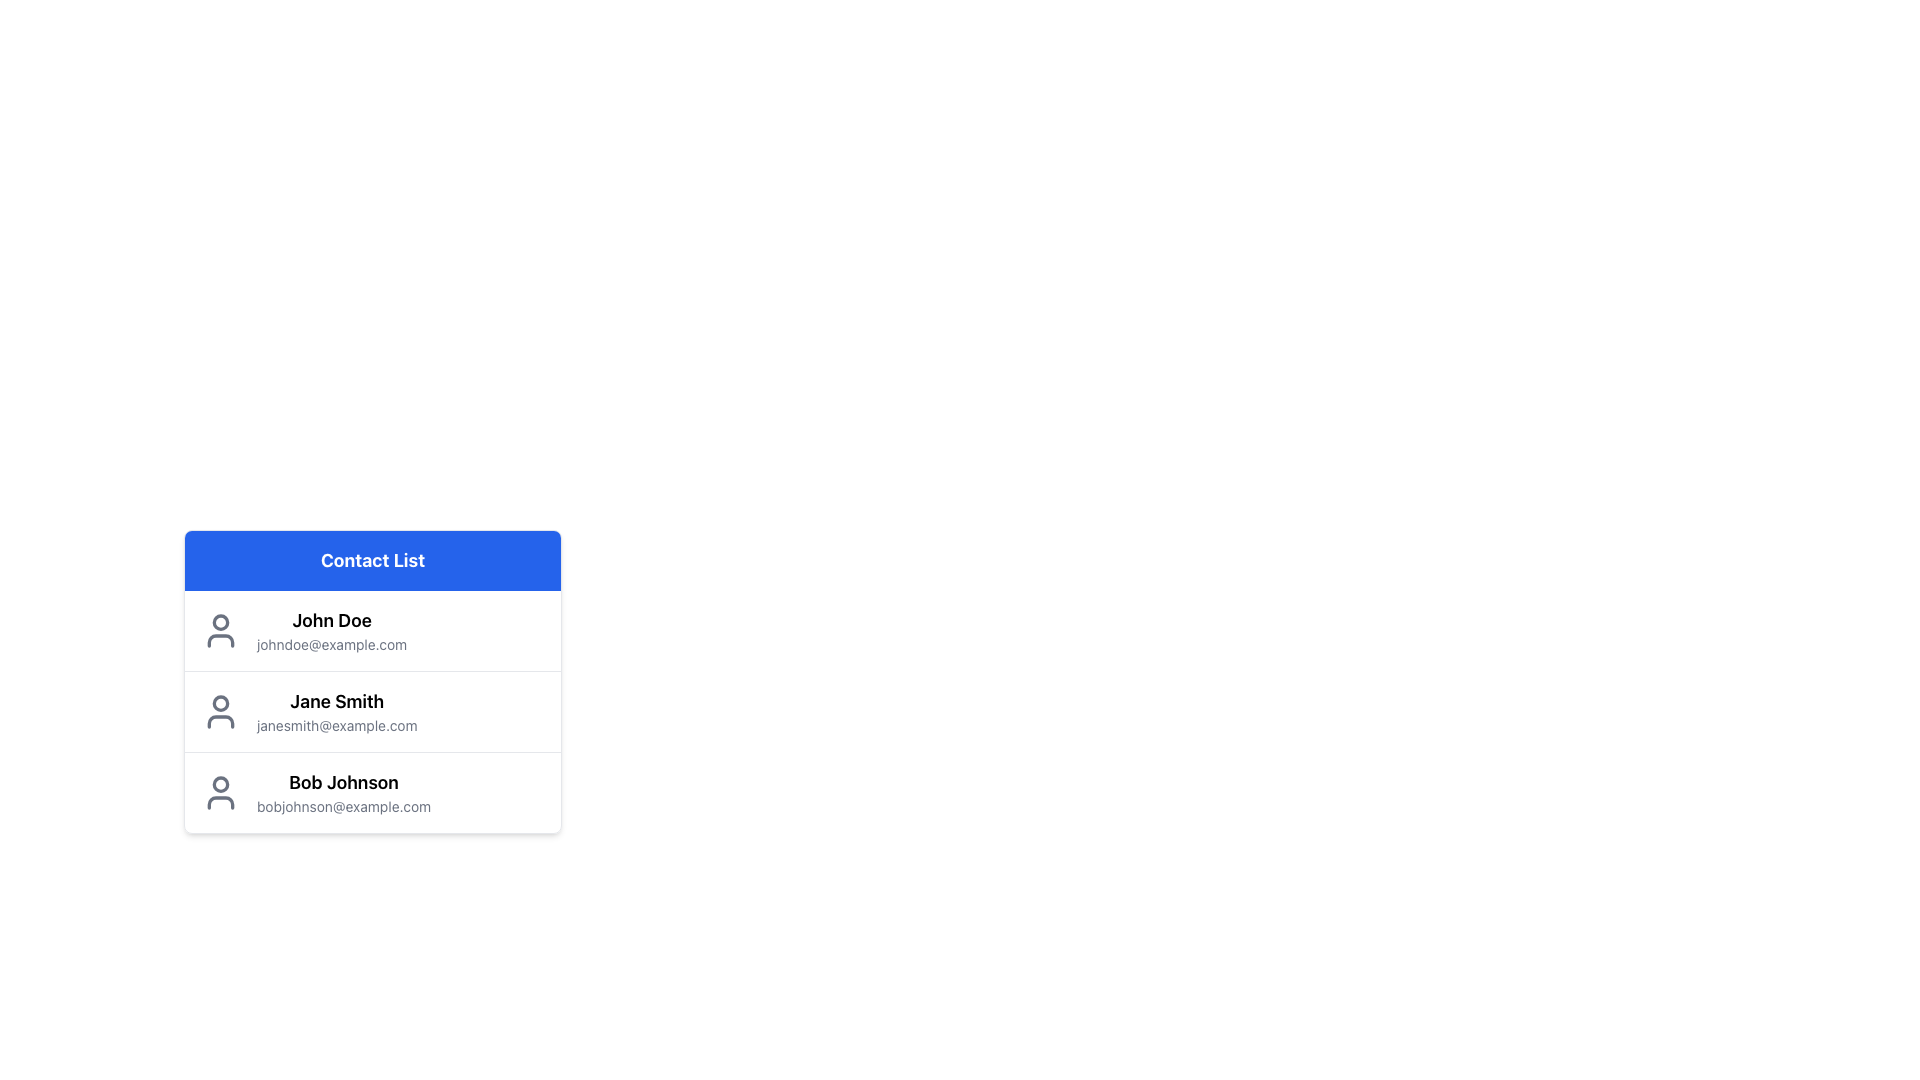 Image resolution: width=1920 pixels, height=1080 pixels. Describe the element at coordinates (220, 801) in the screenshot. I see `the decorative shoulder and torso part of the user avatar for 'Bob Johnson', which is located to the left of his name and email address in the contact list` at that location.